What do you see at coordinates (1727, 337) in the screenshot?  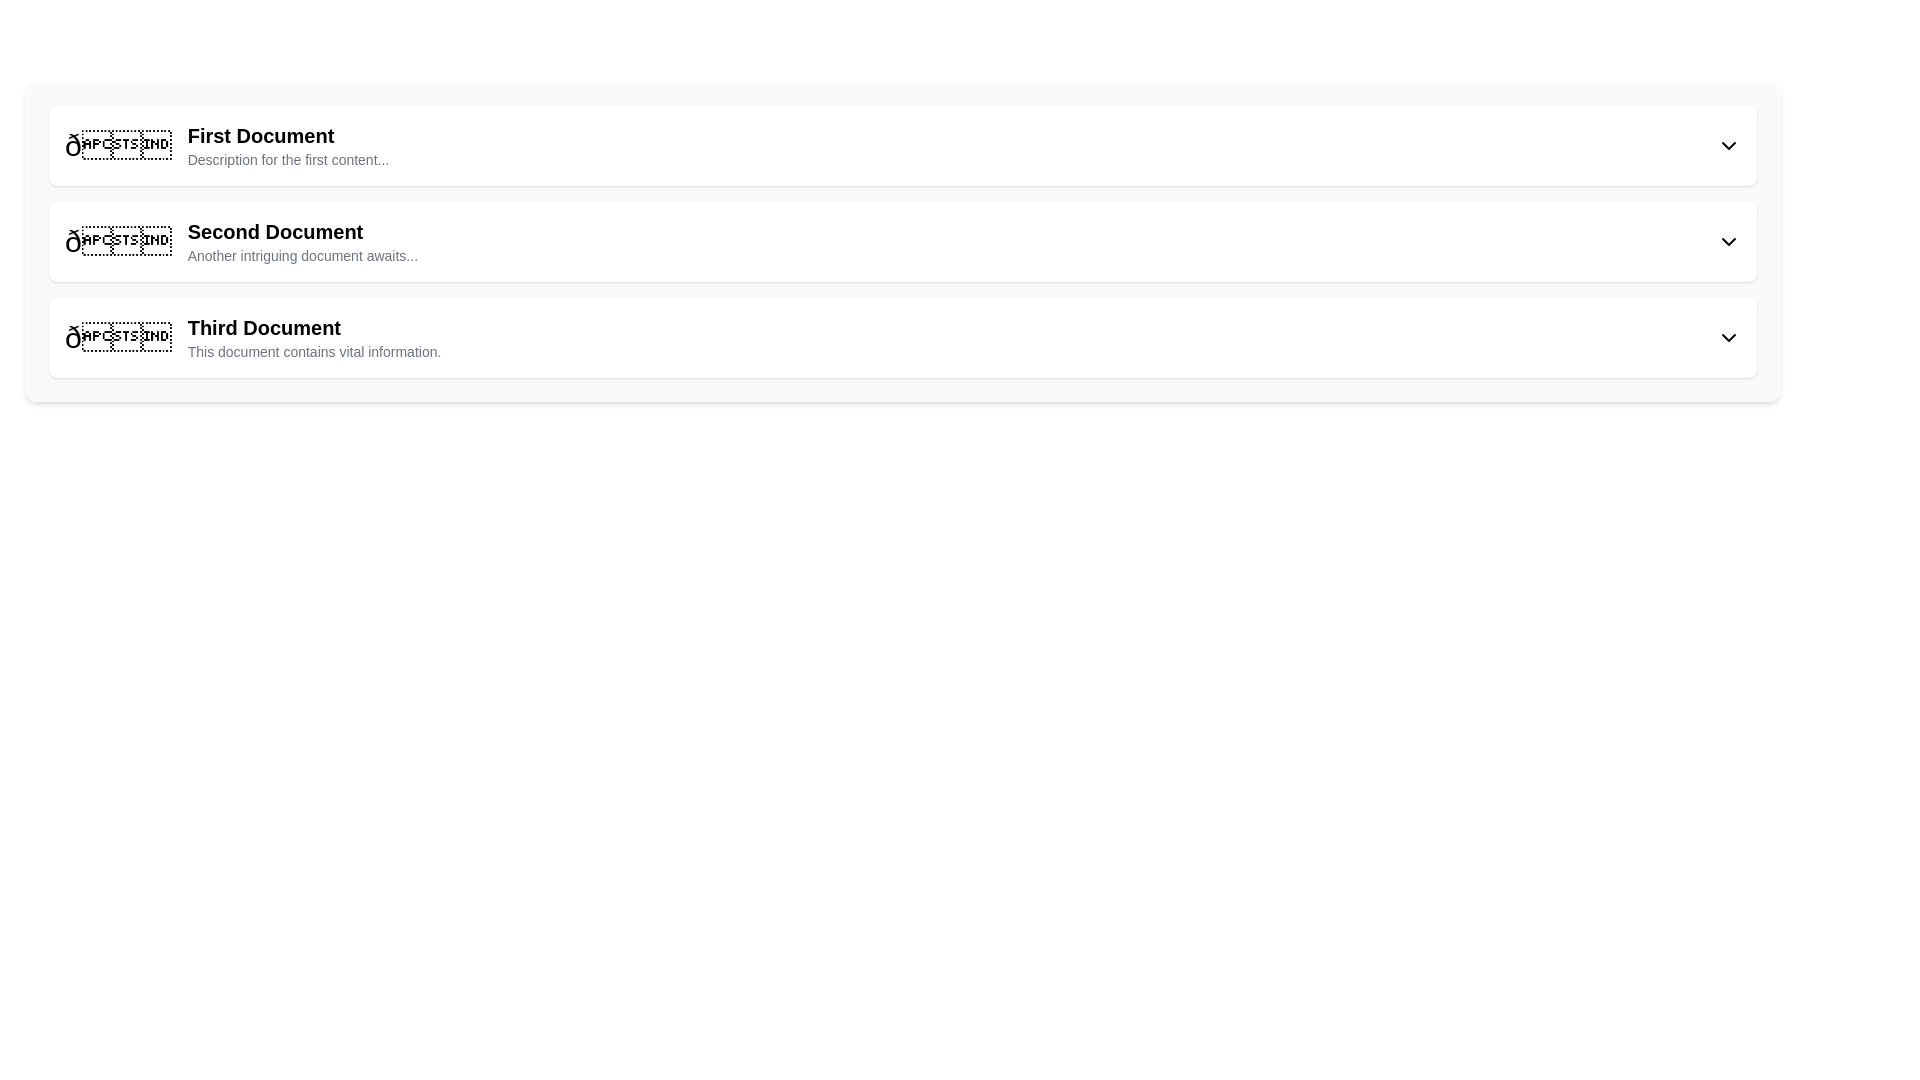 I see `the downward-pointing chevron icon at the far right of the 'Third Document' entry` at bounding box center [1727, 337].